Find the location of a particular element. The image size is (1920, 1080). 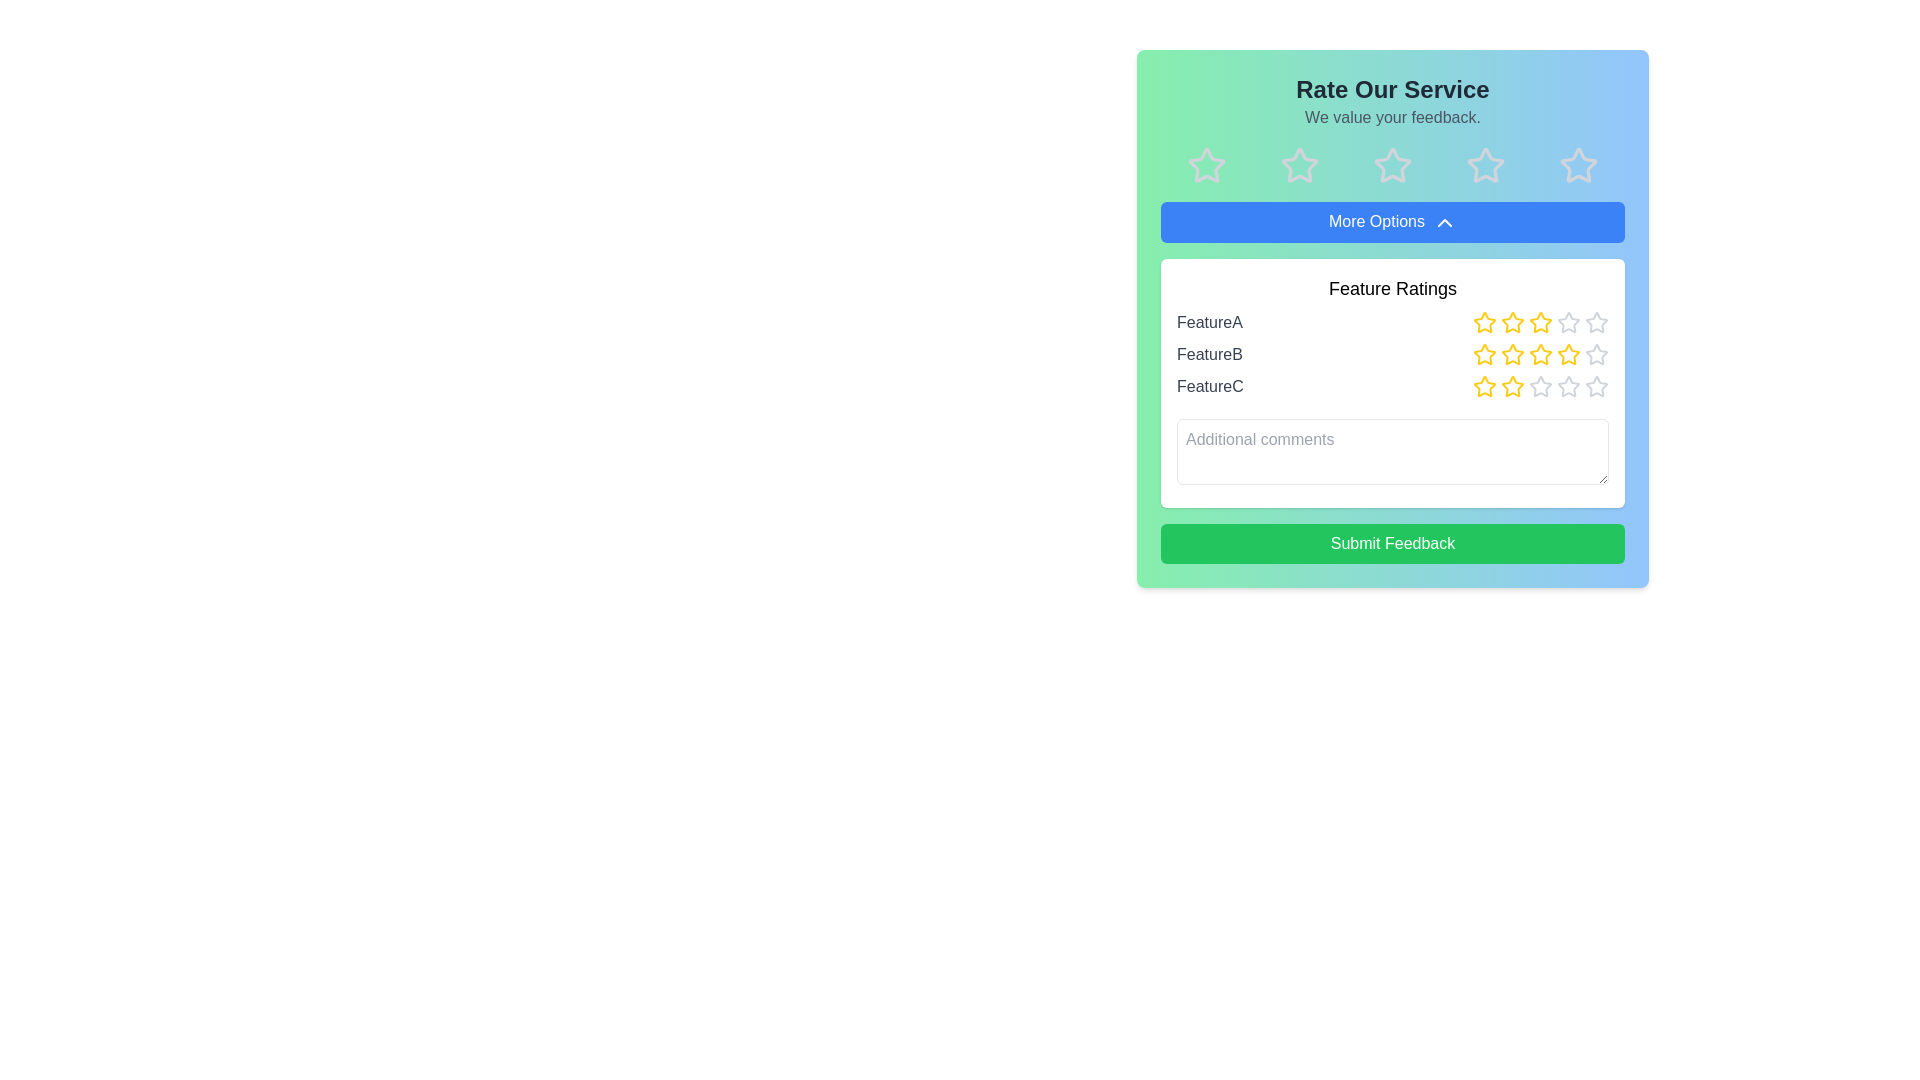

the fifth star icon in the second row of rating stars for 'FeatureB' in the 'Feature Ratings' section to provide a rating is located at coordinates (1595, 353).